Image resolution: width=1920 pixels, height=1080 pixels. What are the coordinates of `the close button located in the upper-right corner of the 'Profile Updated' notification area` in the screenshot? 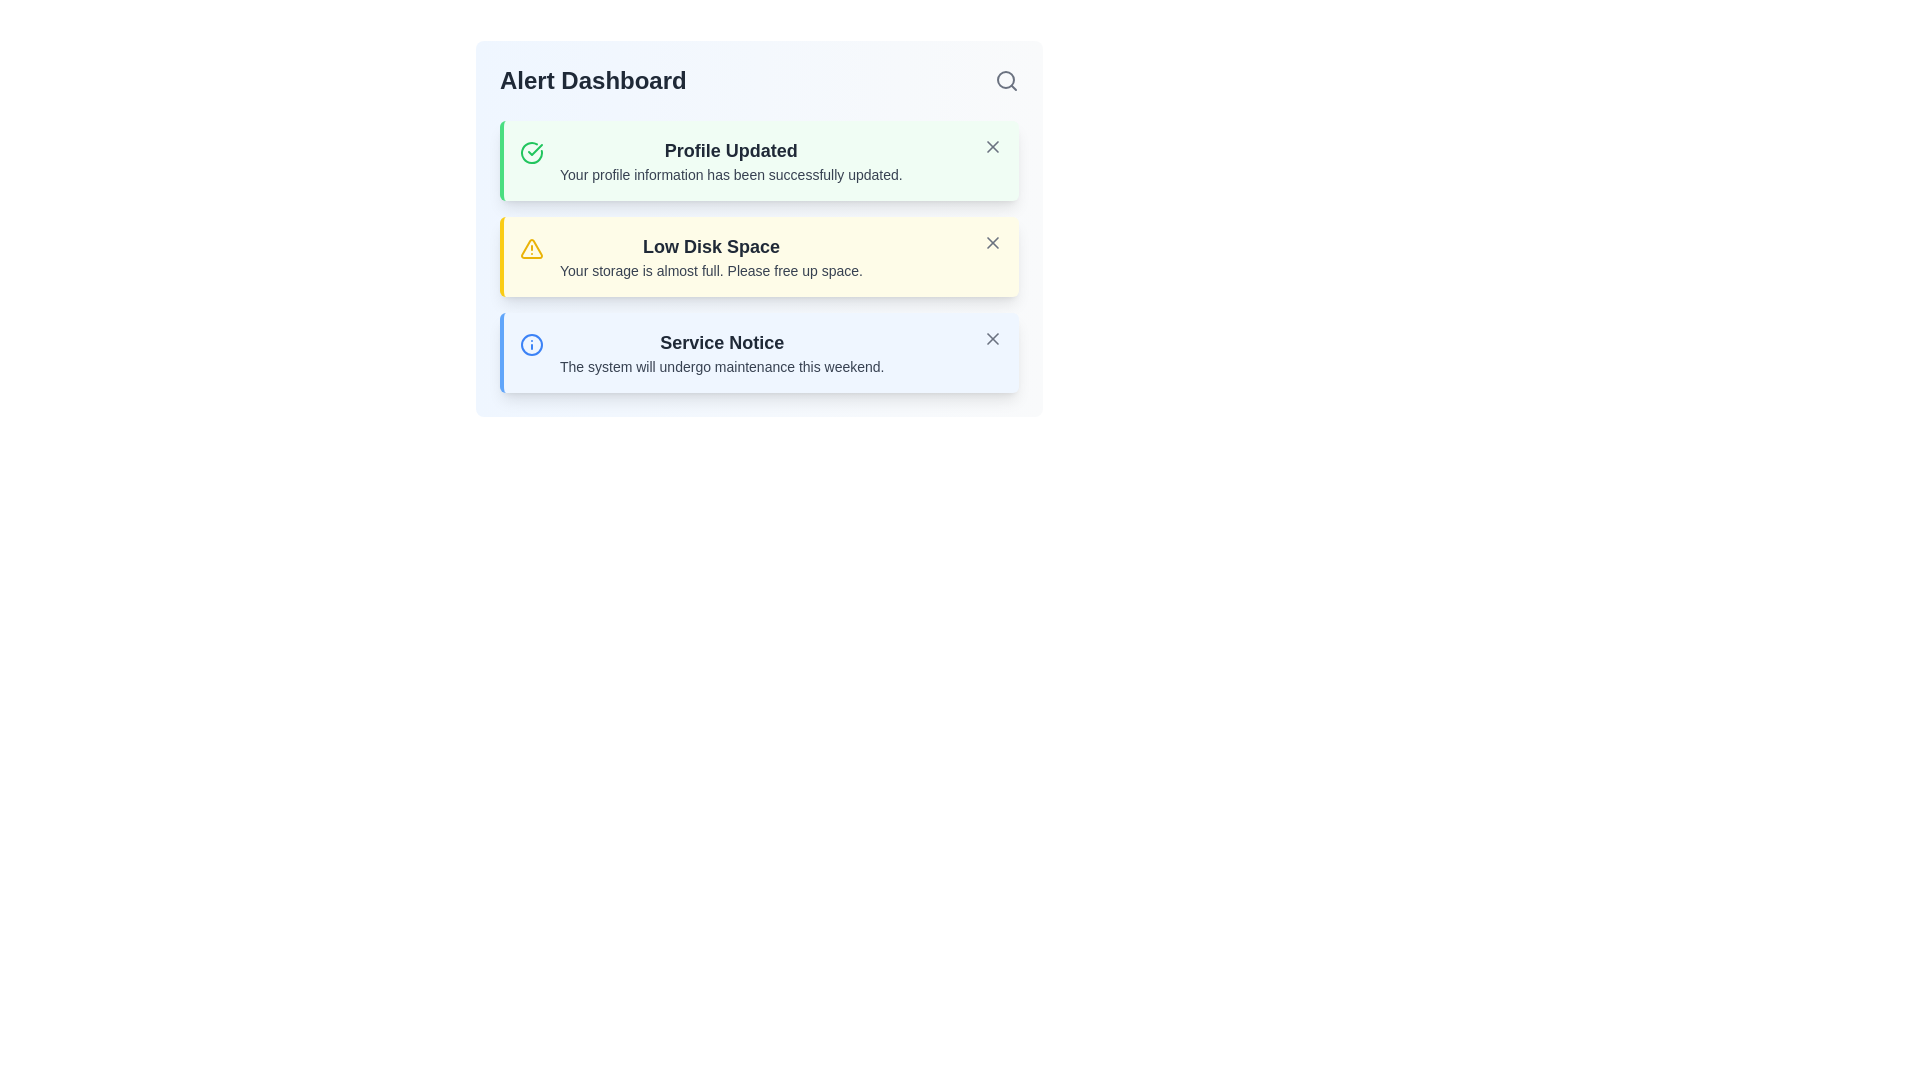 It's located at (993, 145).